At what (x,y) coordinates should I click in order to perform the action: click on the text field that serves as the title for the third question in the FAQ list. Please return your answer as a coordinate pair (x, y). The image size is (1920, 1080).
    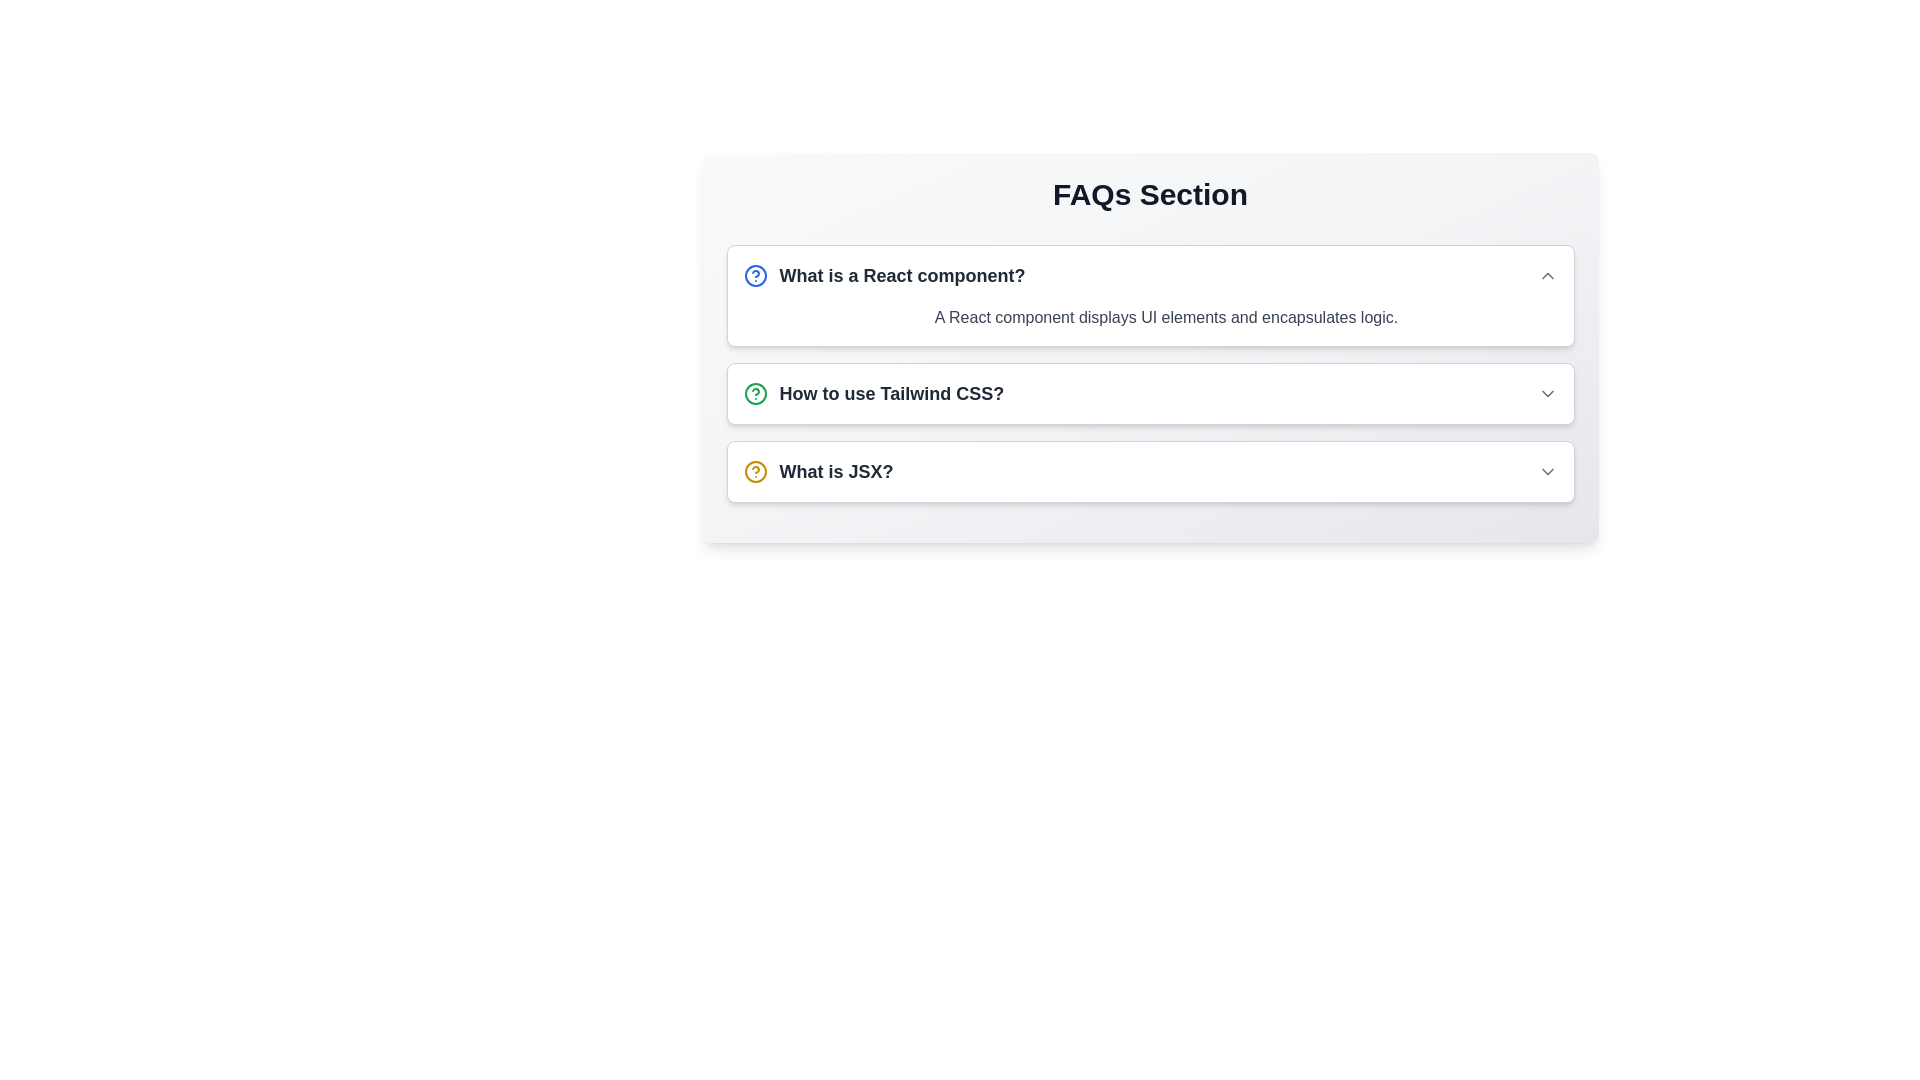
    Looking at the image, I should click on (836, 471).